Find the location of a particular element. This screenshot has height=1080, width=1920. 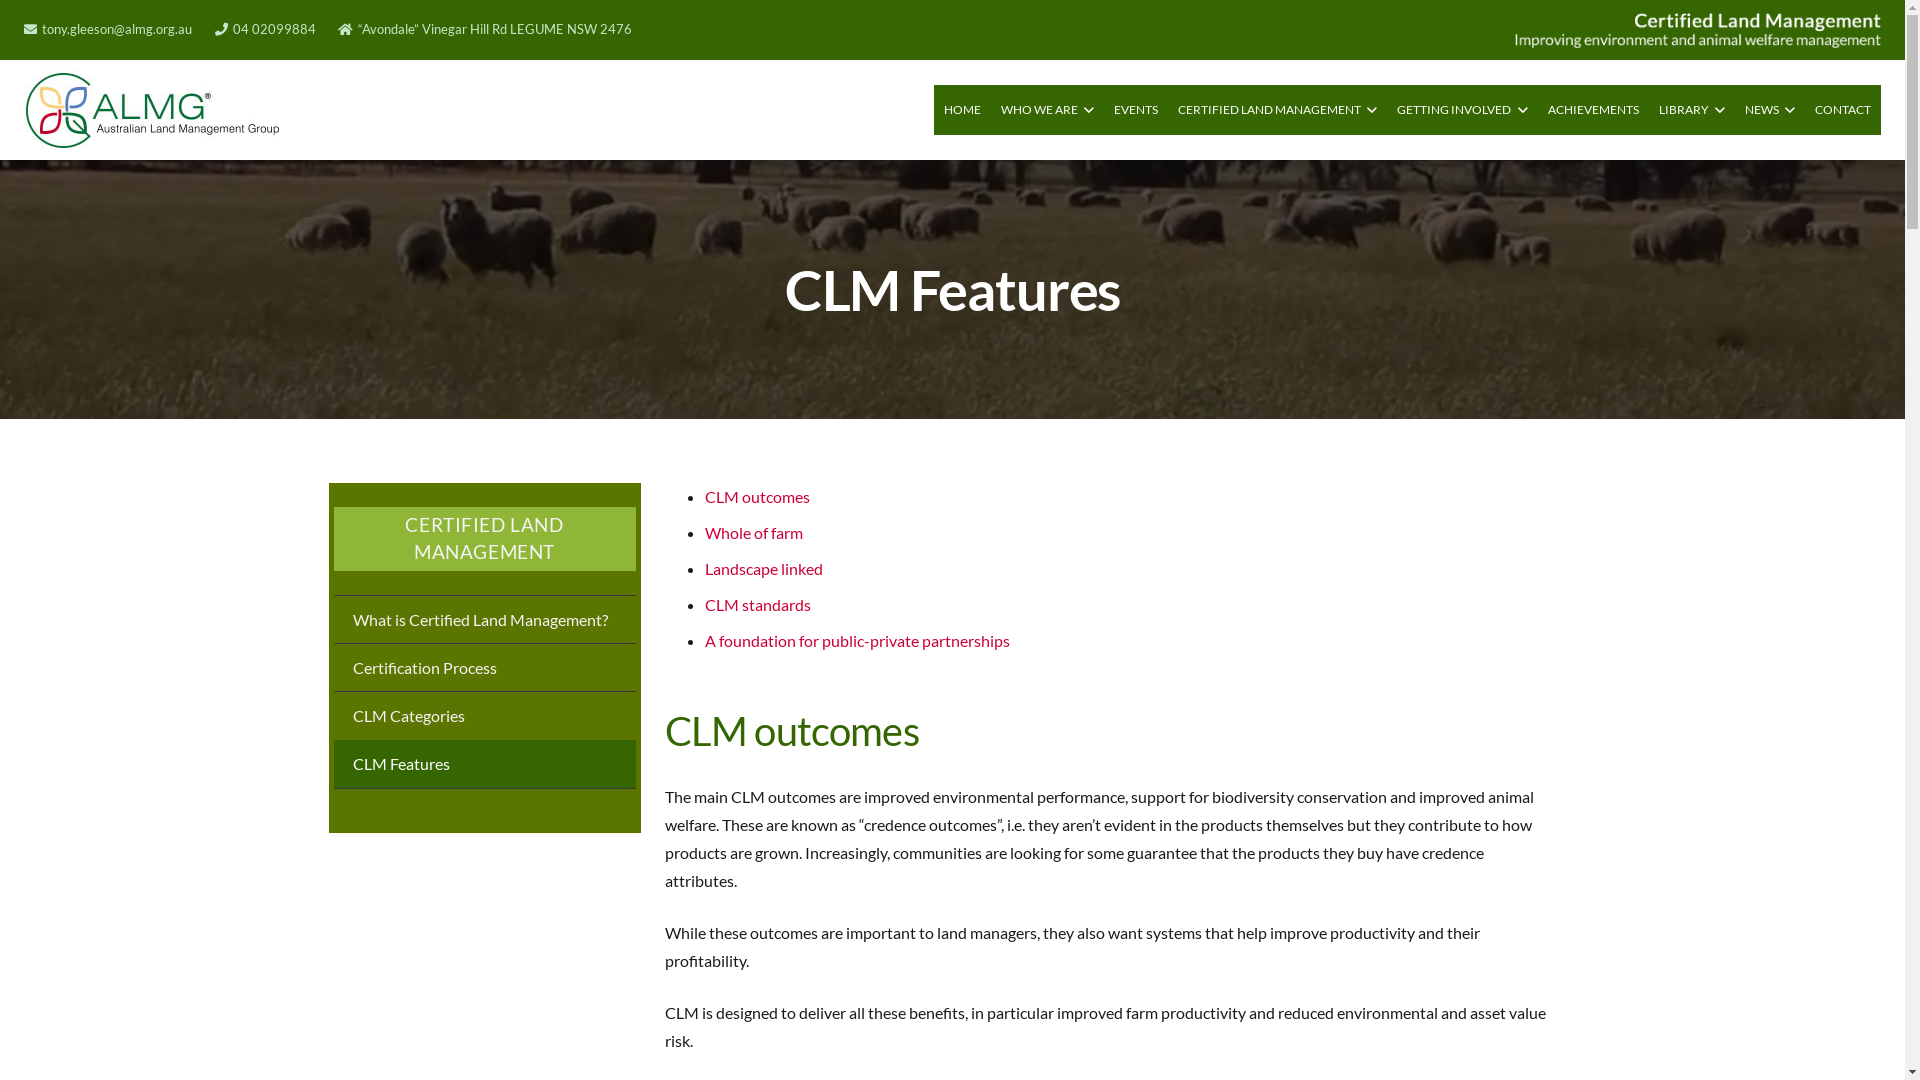

'Landscape linked' is located at coordinates (762, 568).